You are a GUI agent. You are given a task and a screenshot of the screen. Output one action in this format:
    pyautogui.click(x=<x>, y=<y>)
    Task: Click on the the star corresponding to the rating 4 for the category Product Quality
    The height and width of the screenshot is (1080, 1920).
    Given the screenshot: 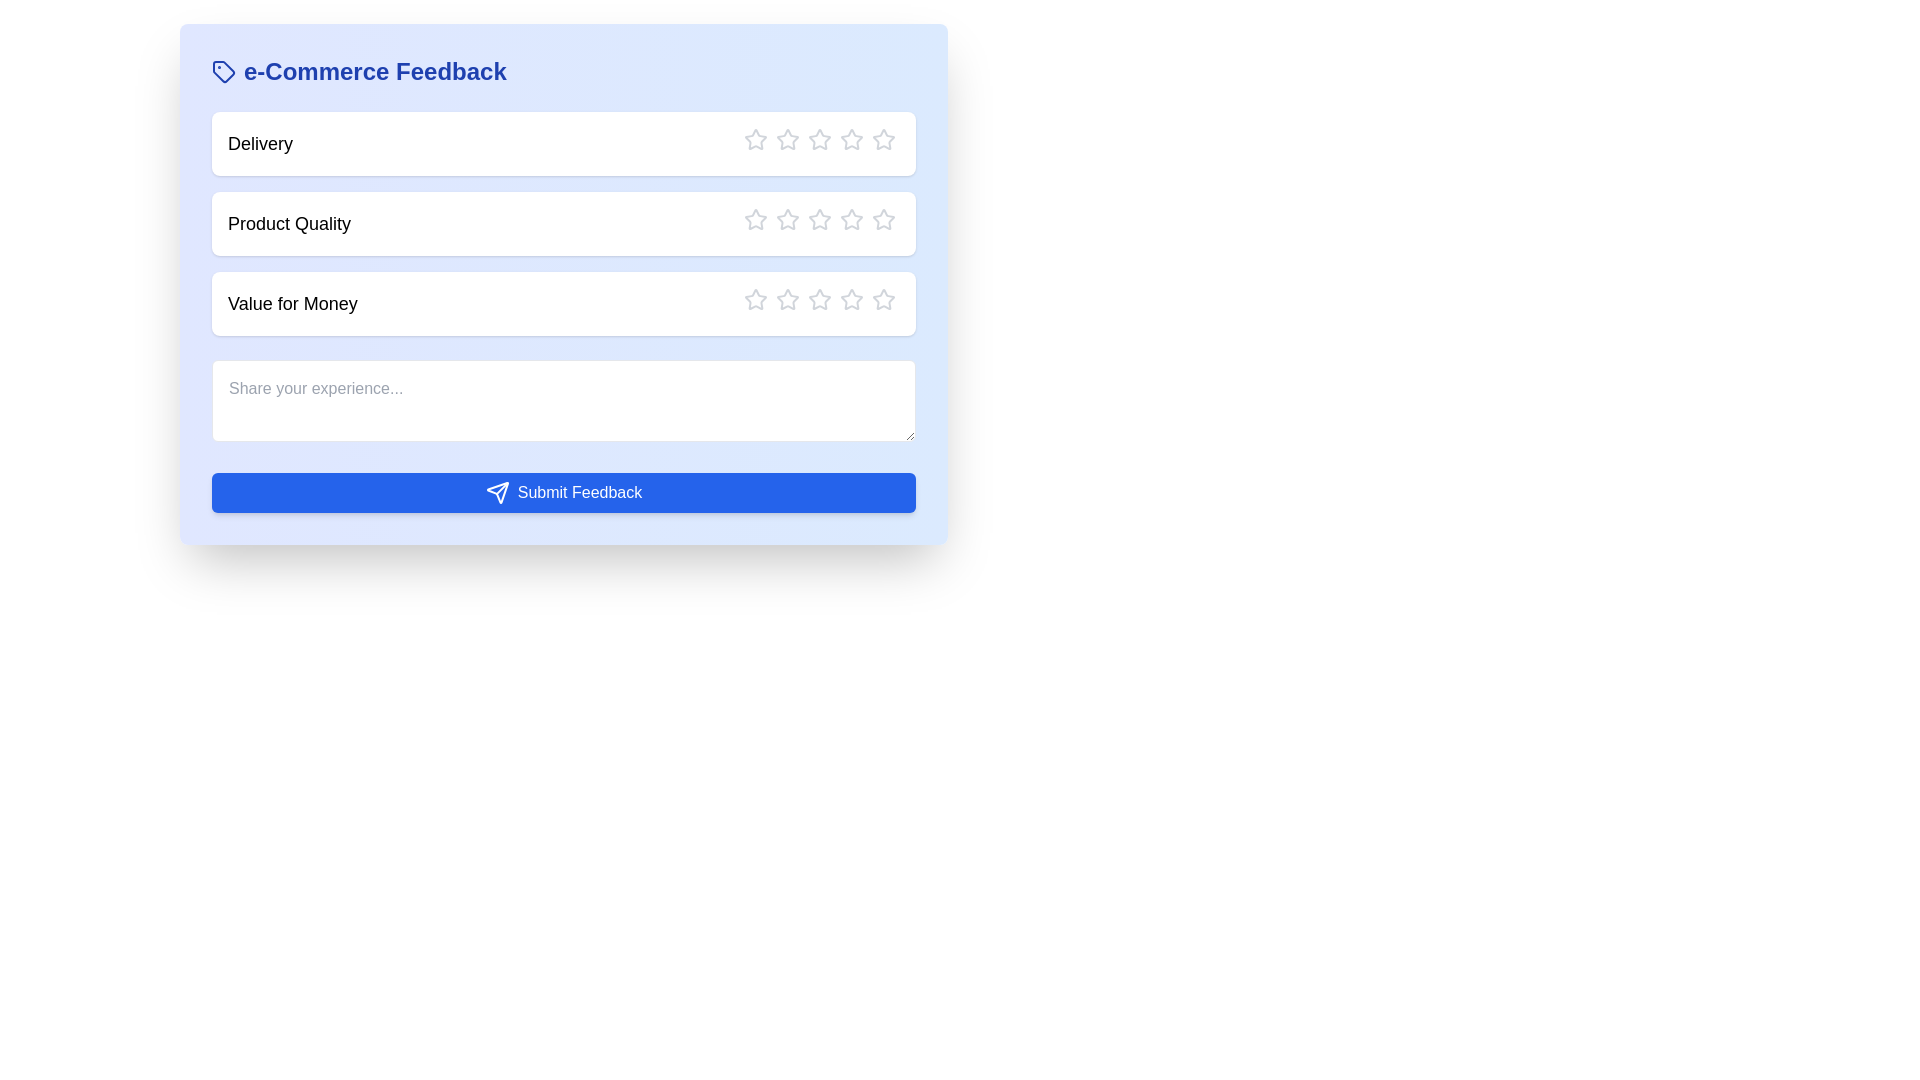 What is the action you would take?
    pyautogui.click(x=840, y=219)
    